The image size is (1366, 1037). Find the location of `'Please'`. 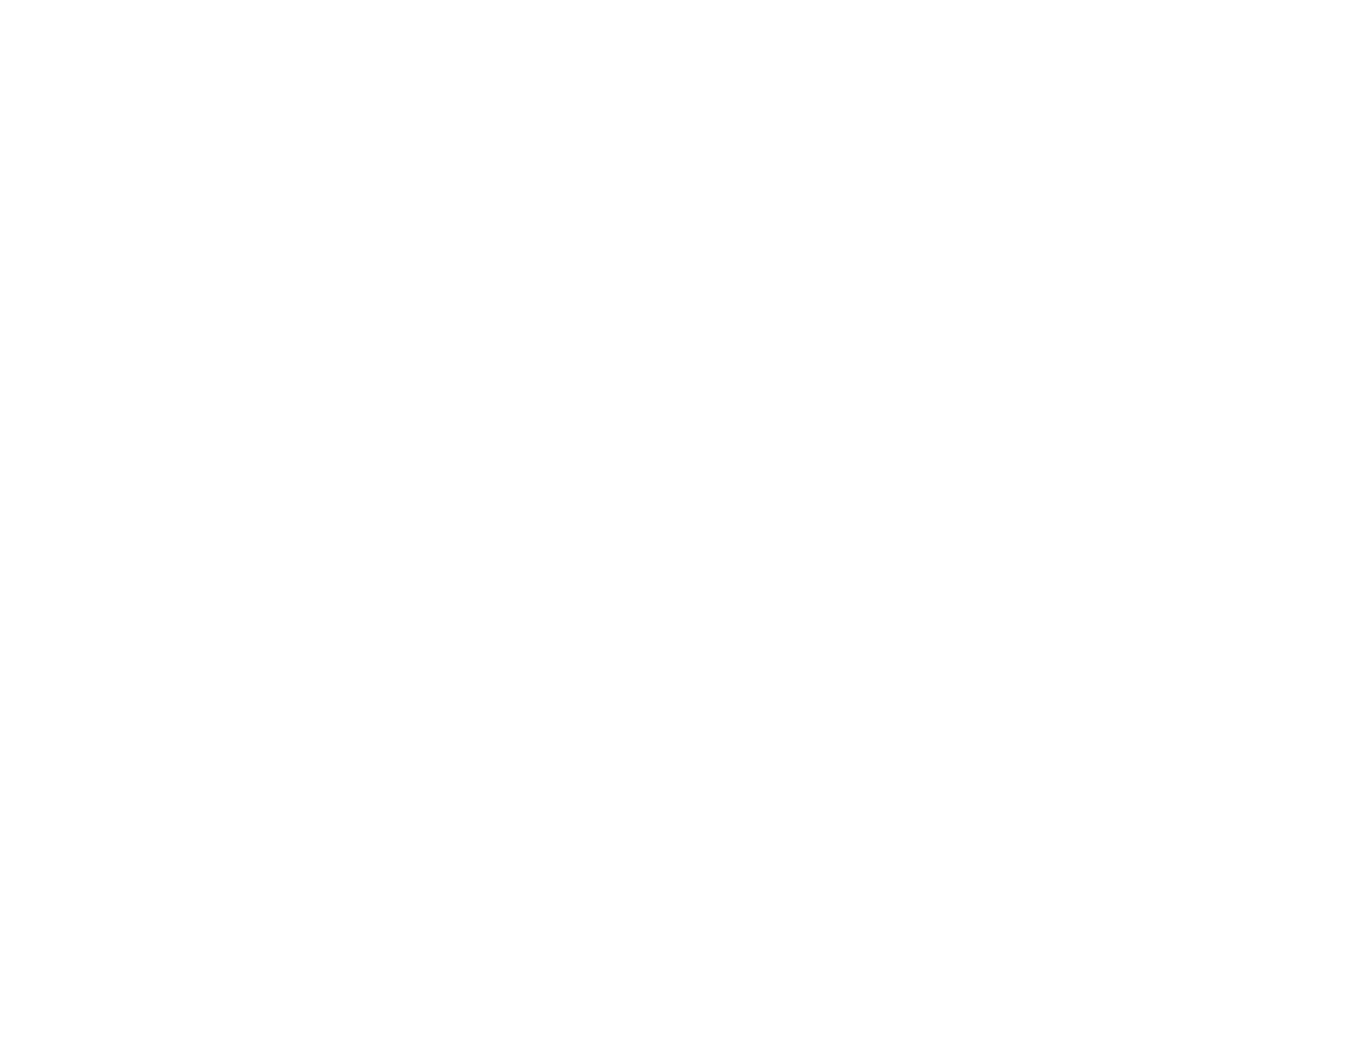

'Please' is located at coordinates (216, 149).